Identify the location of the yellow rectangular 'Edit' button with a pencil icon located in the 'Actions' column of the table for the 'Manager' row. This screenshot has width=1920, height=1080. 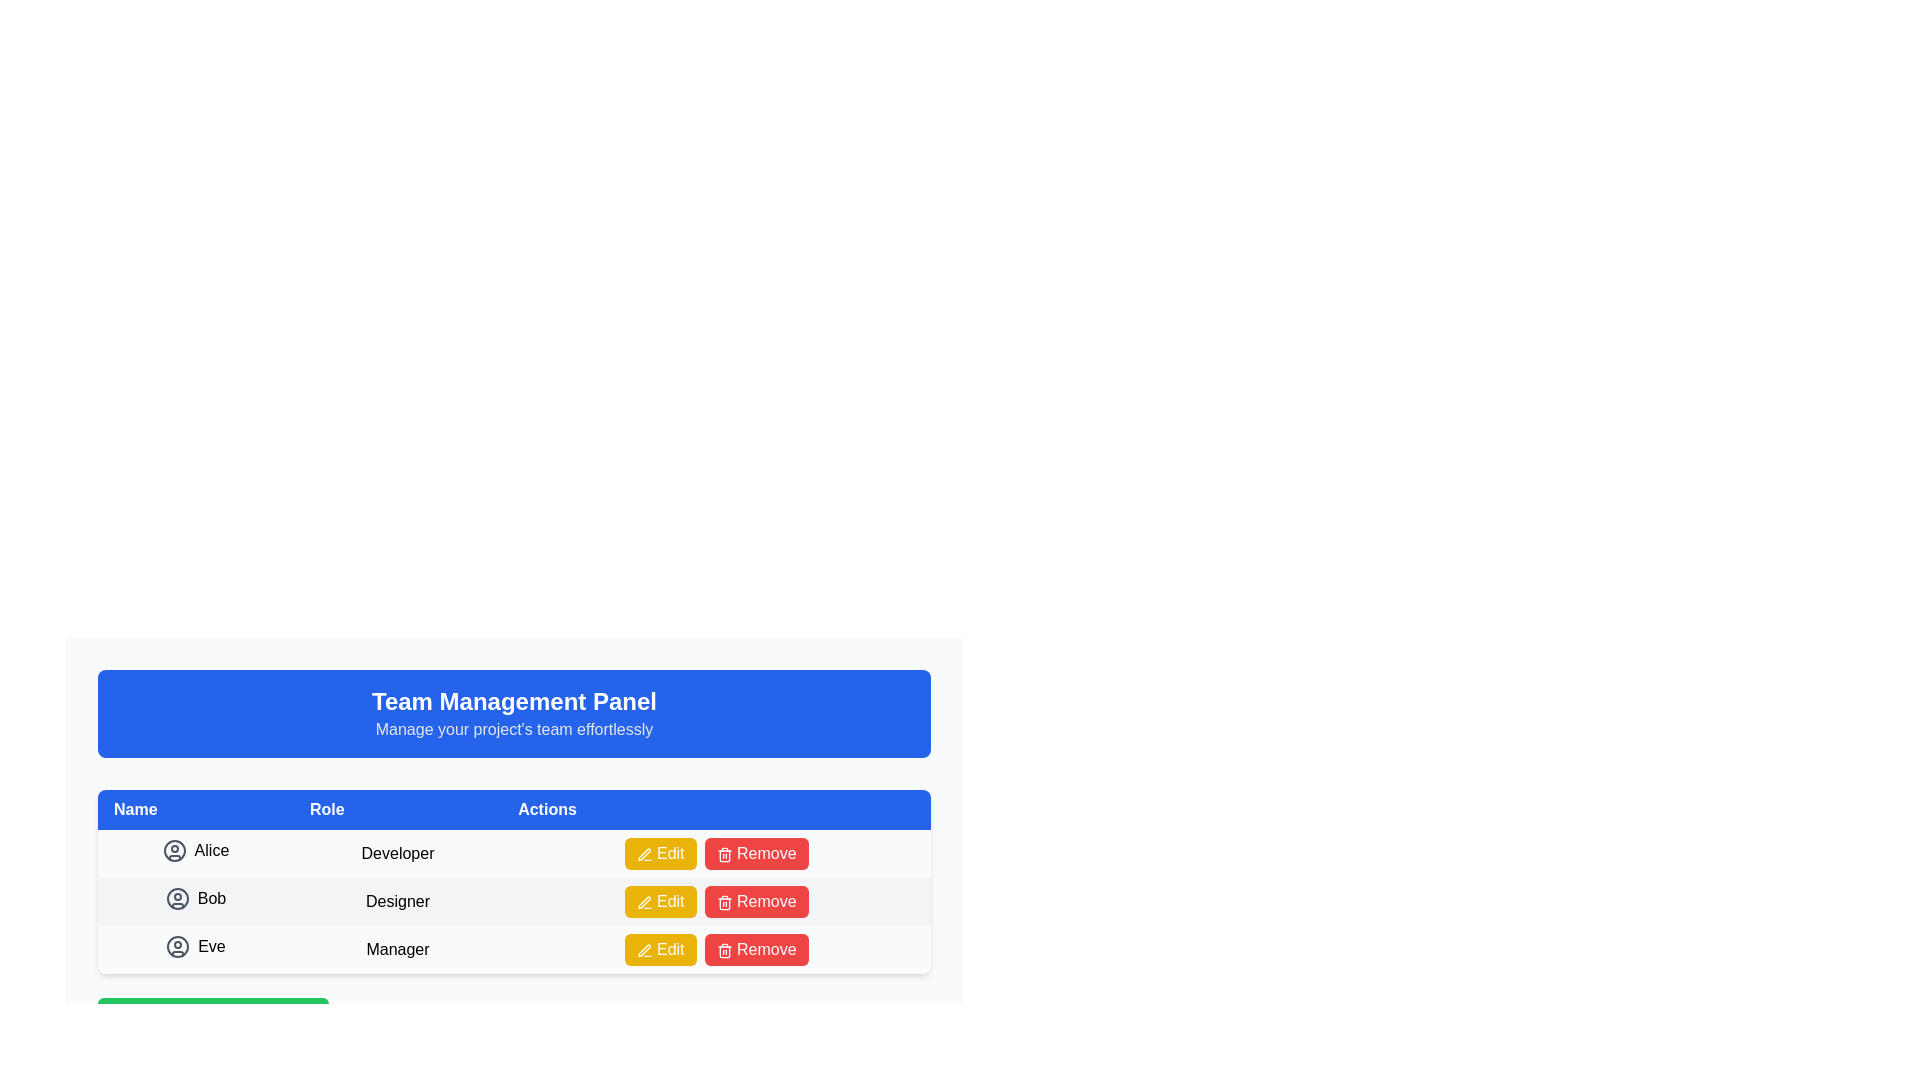
(660, 948).